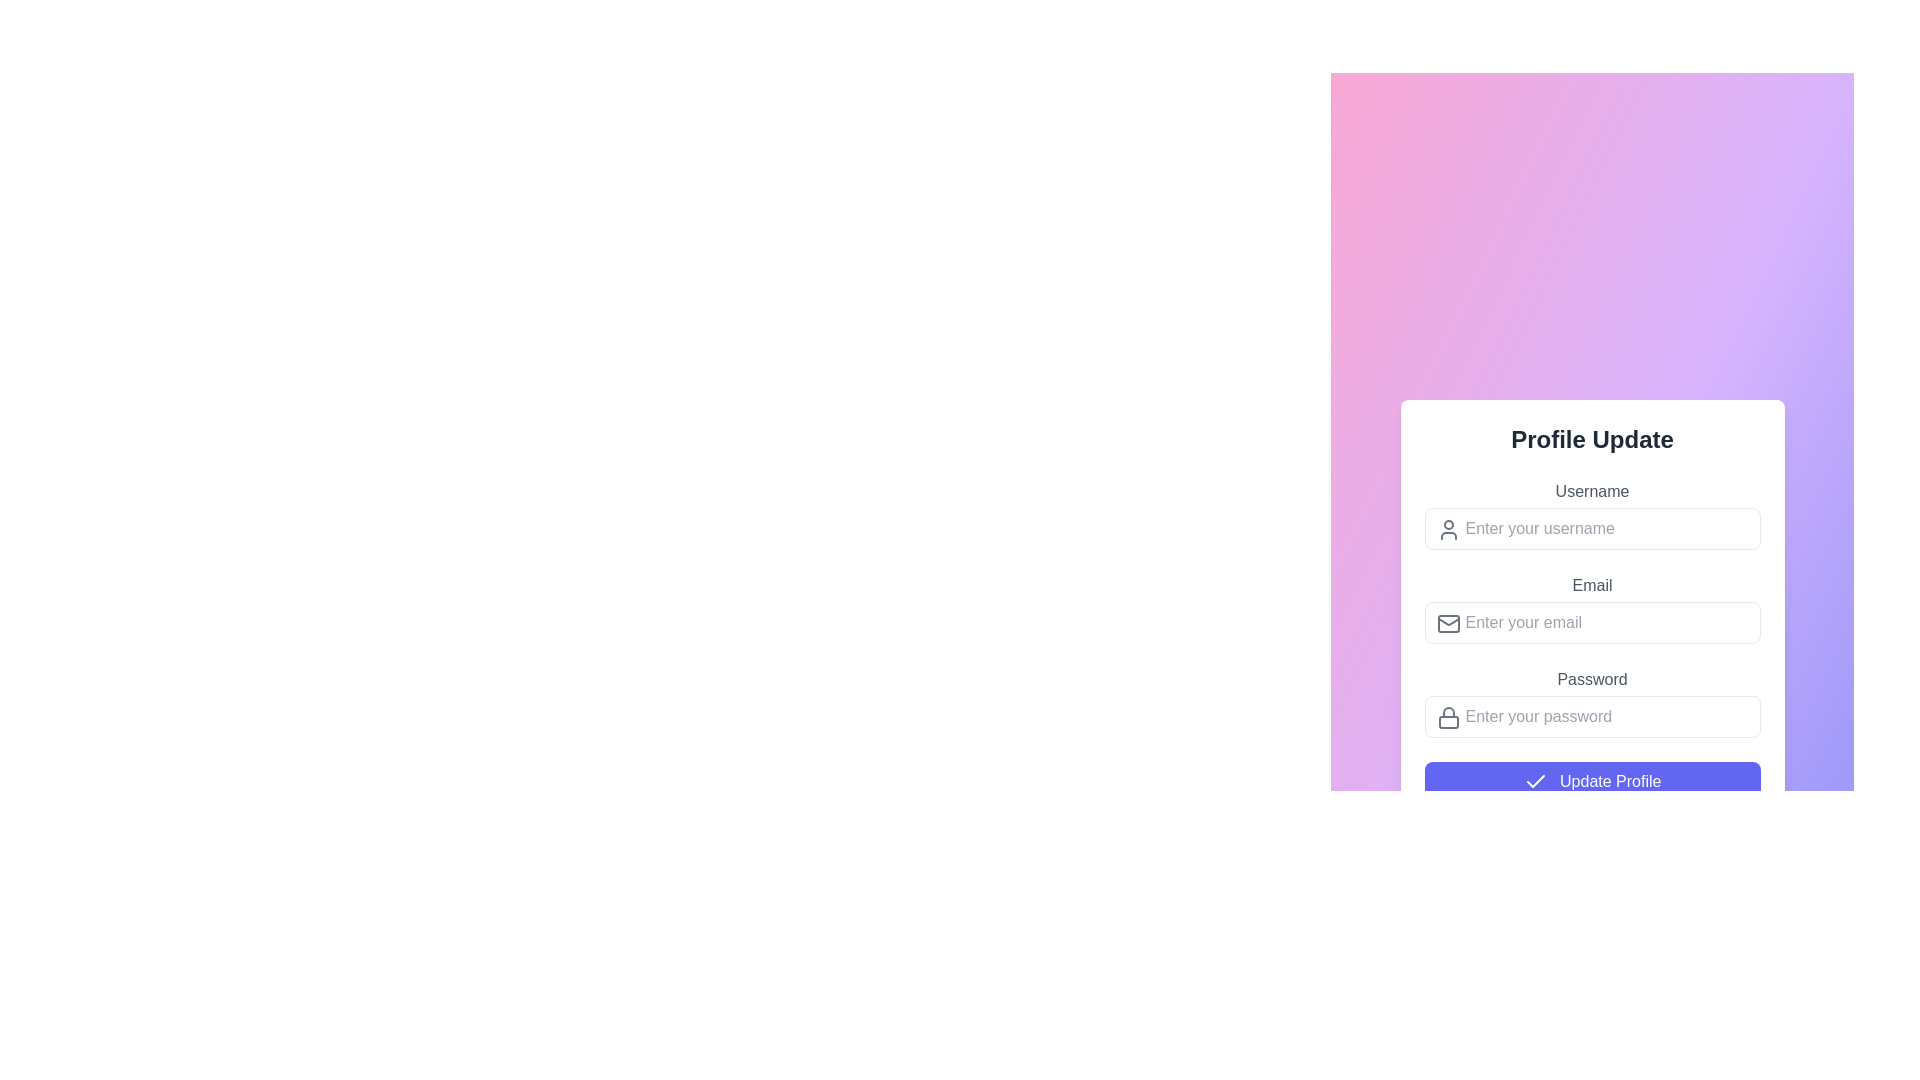 The width and height of the screenshot is (1920, 1080). Describe the element at coordinates (1591, 513) in the screenshot. I see `the 'Username' text label element, which is centrally aligned and located above the input field in the 'Profile Update' section` at that location.